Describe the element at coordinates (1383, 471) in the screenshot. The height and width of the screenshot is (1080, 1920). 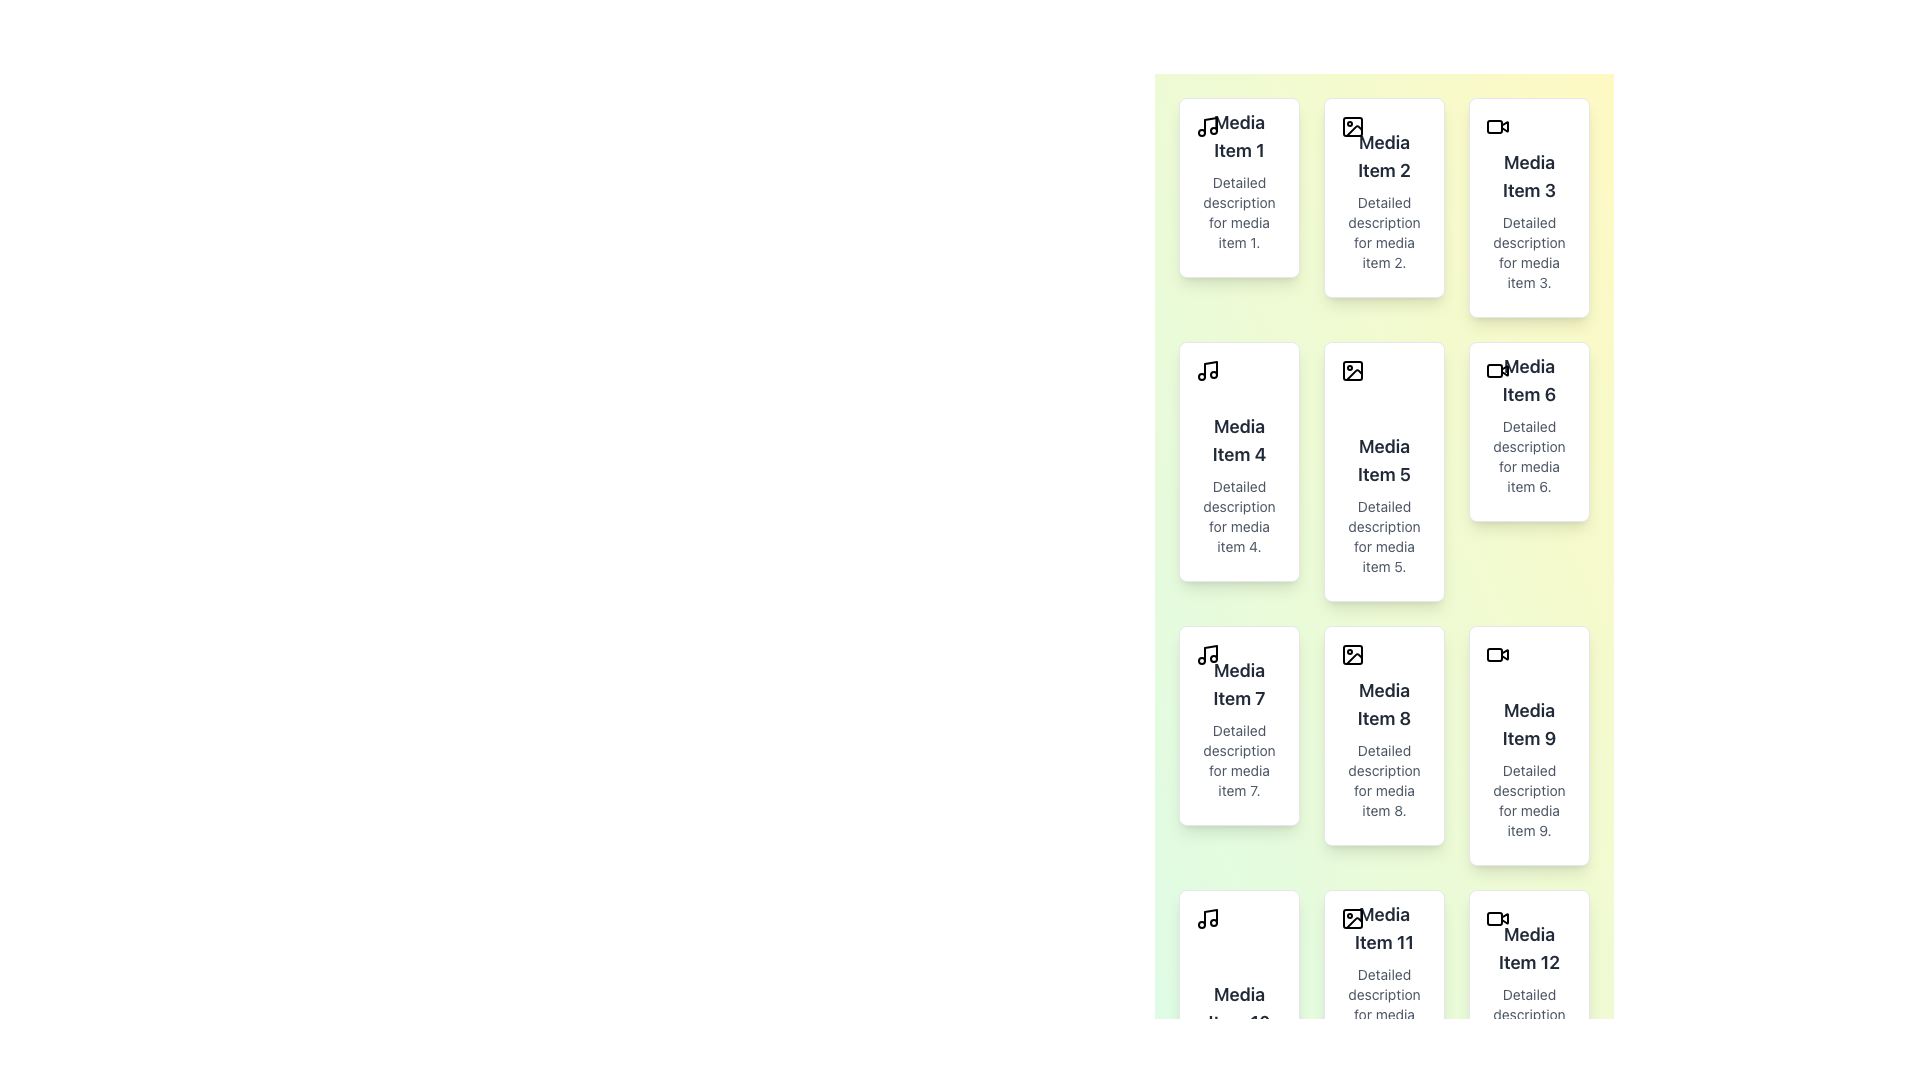
I see `description text of the Card element representing 'Media Item 5', located in the middle column and second row of the grid layout` at that location.